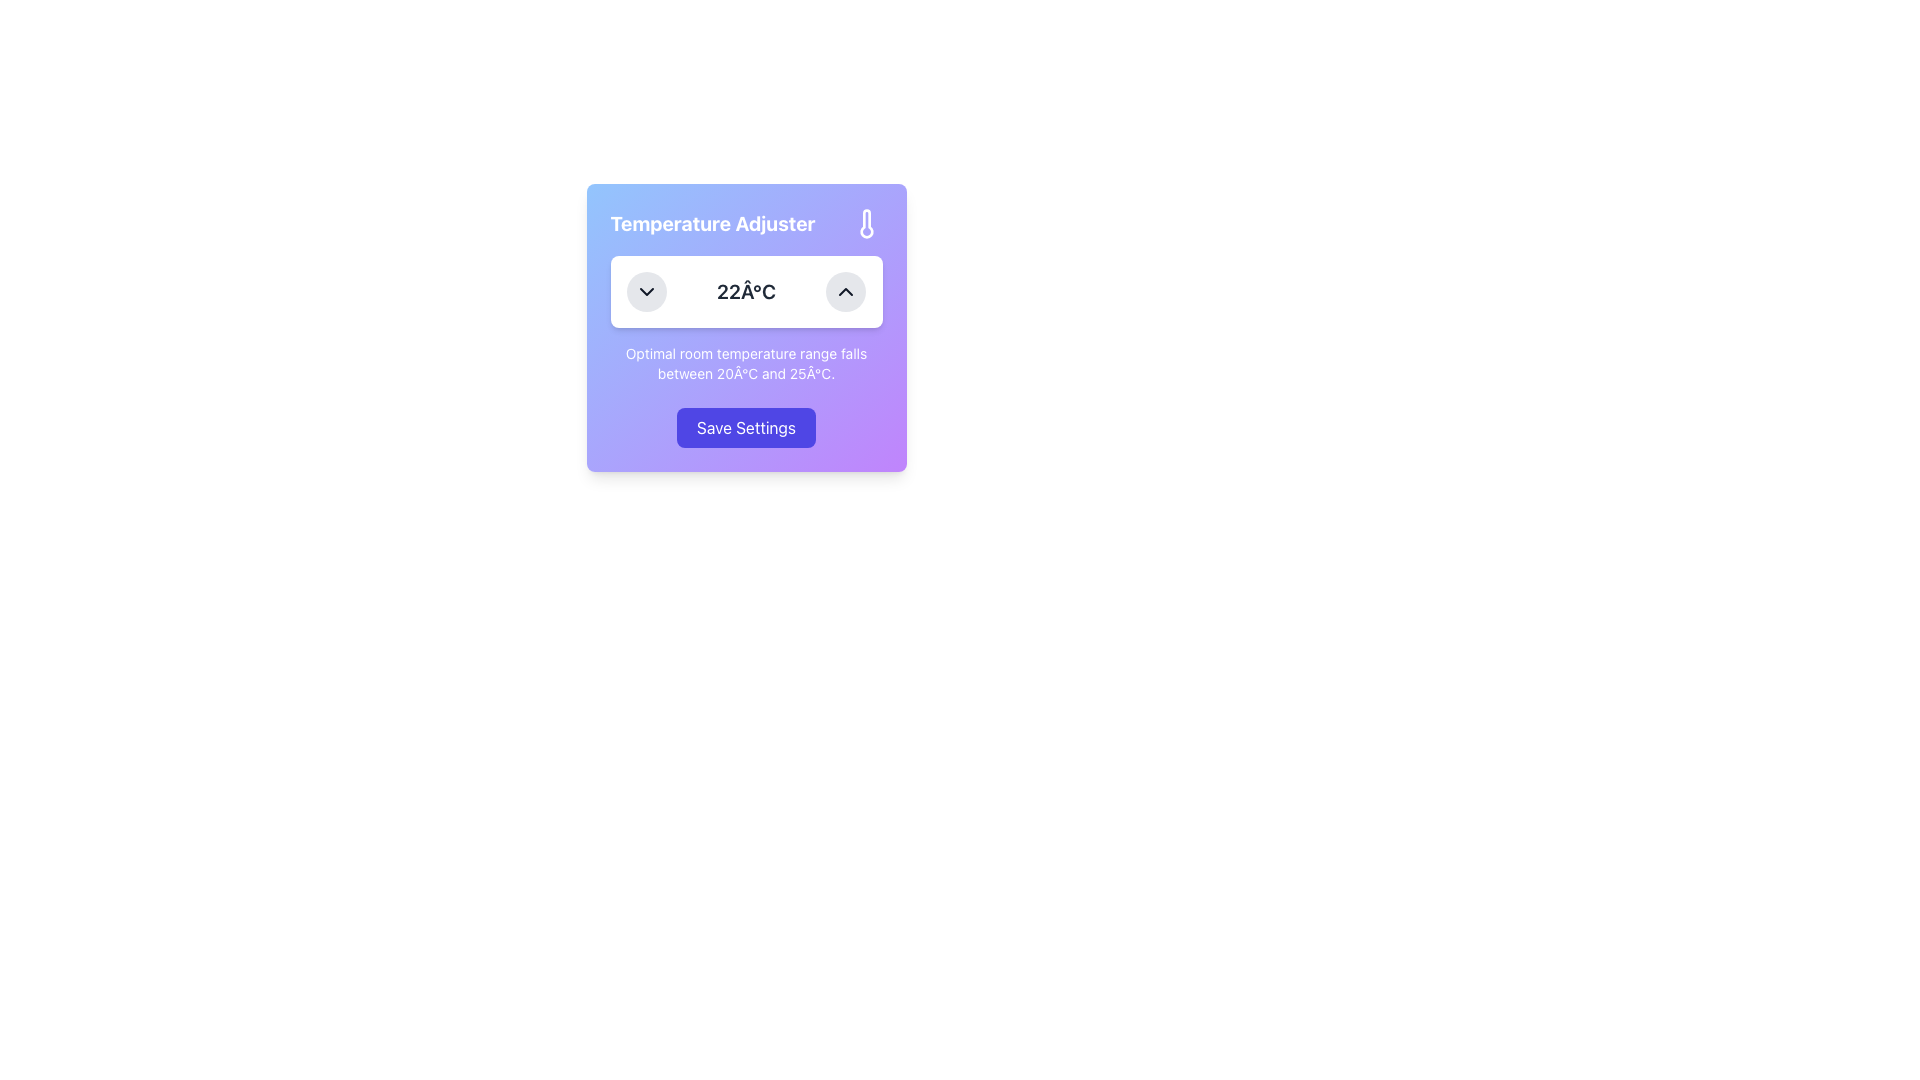 The image size is (1920, 1080). Describe the element at coordinates (646, 292) in the screenshot. I see `the downward-pointing chevron-shaped icon within the circular light gray button located to the right of the temperature value` at that location.